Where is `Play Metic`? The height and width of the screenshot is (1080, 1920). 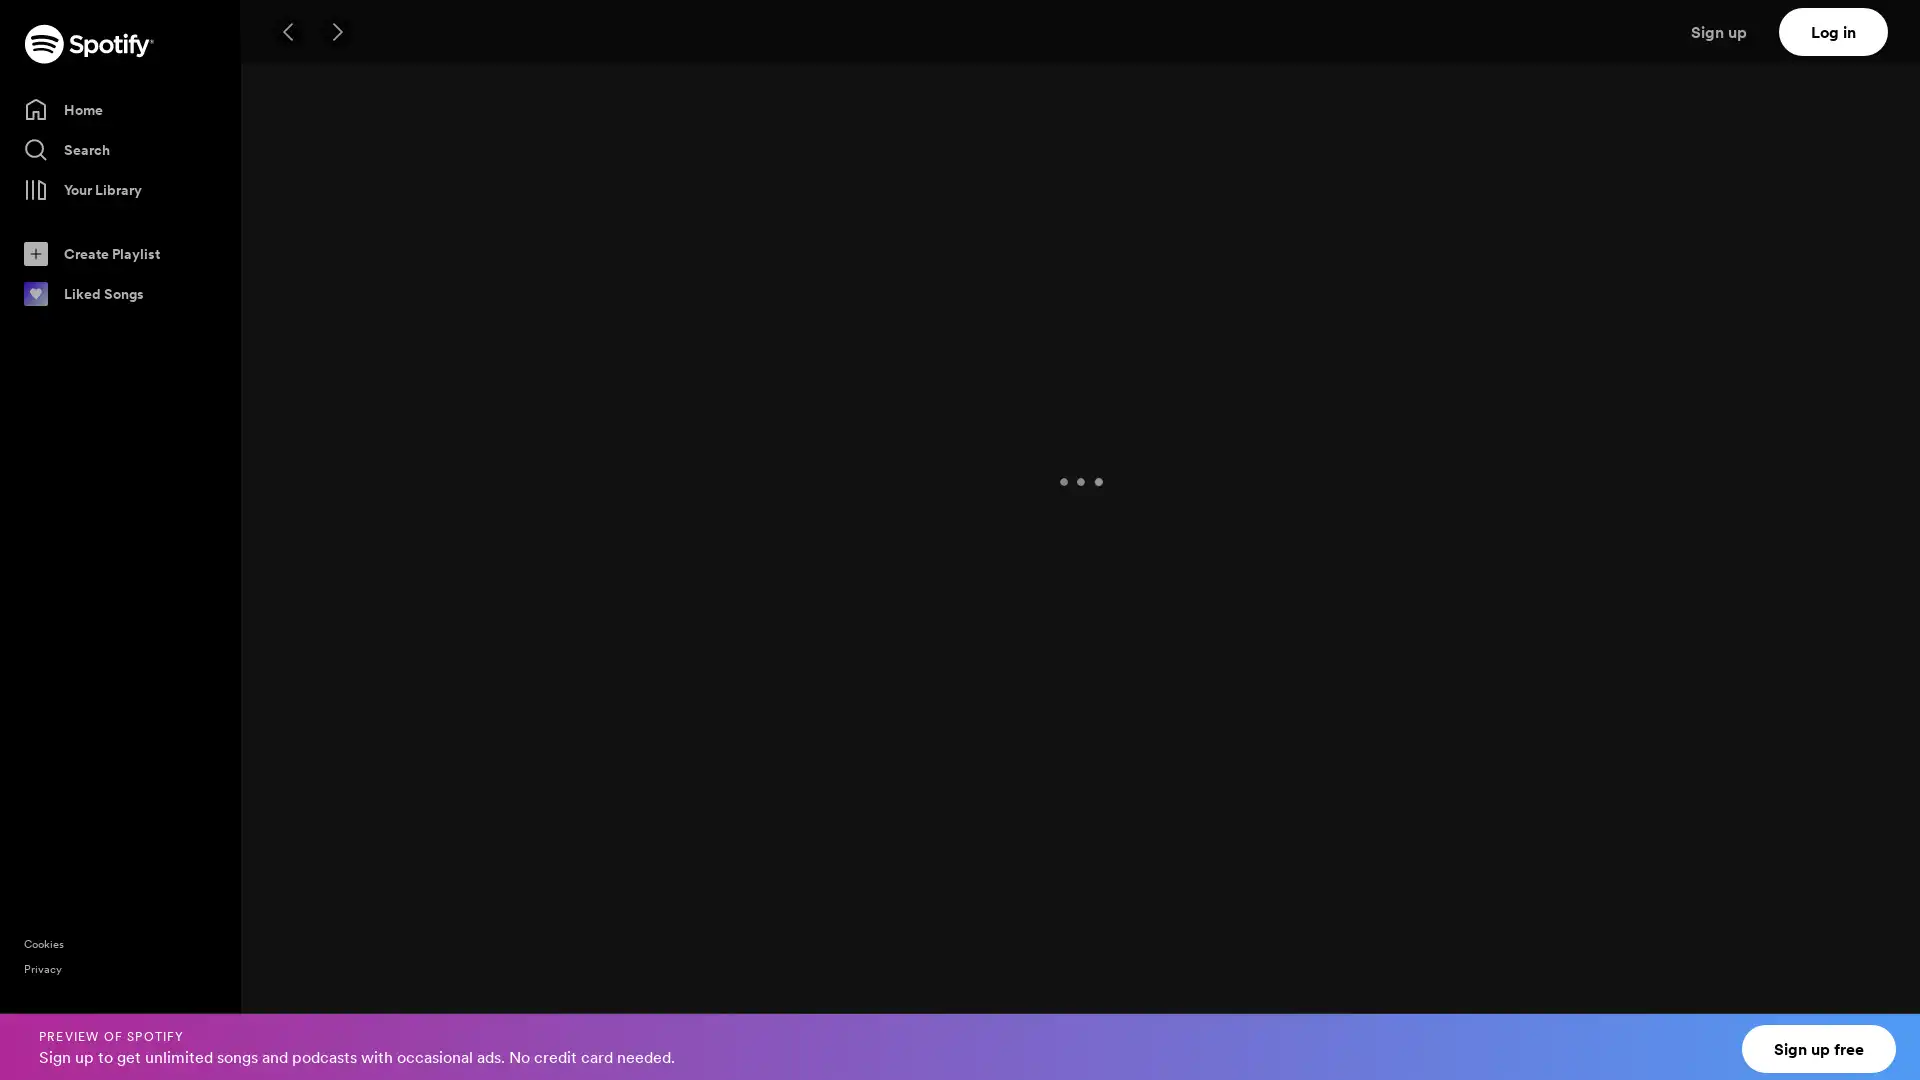 Play Metic is located at coordinates (608, 955).